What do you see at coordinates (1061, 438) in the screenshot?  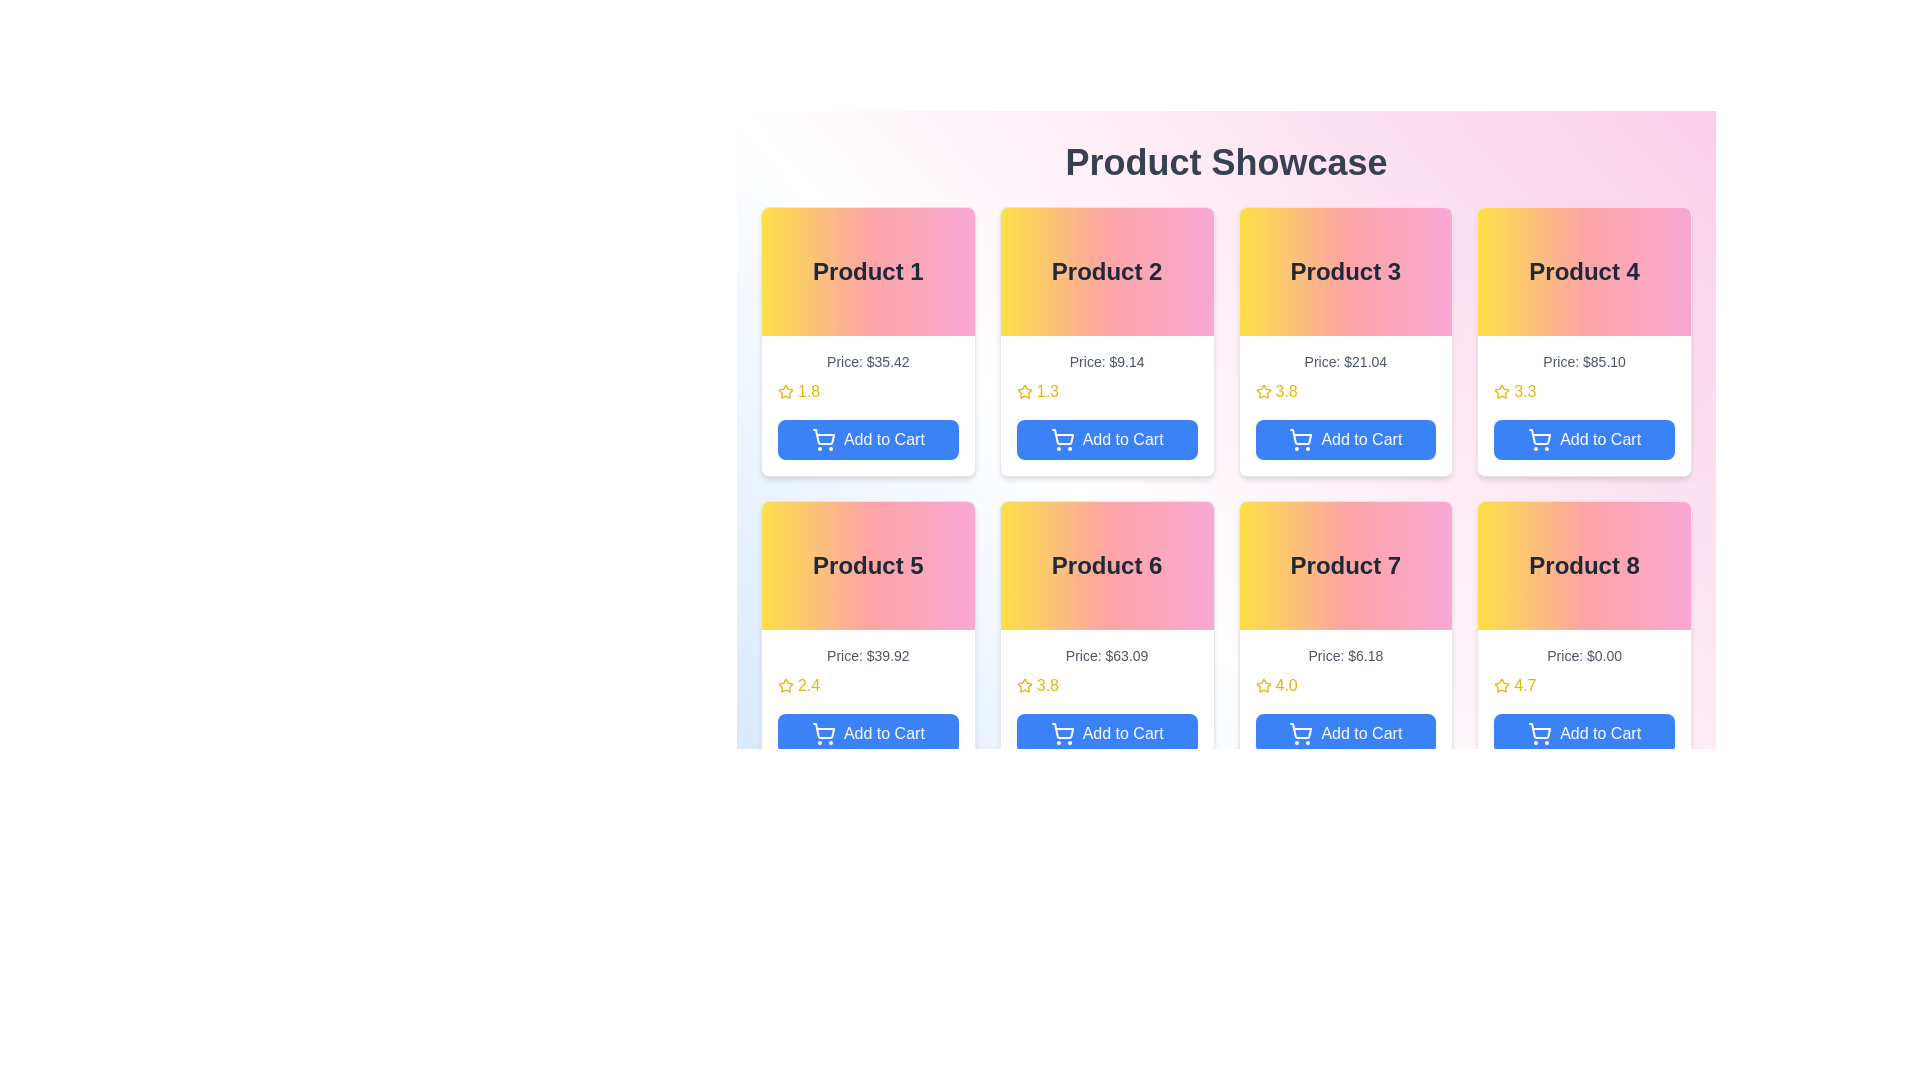 I see `the icon representing the action of adding a product to the cart, which is located on the left side of the 'Add to Cart' button in the product card grid` at bounding box center [1061, 438].